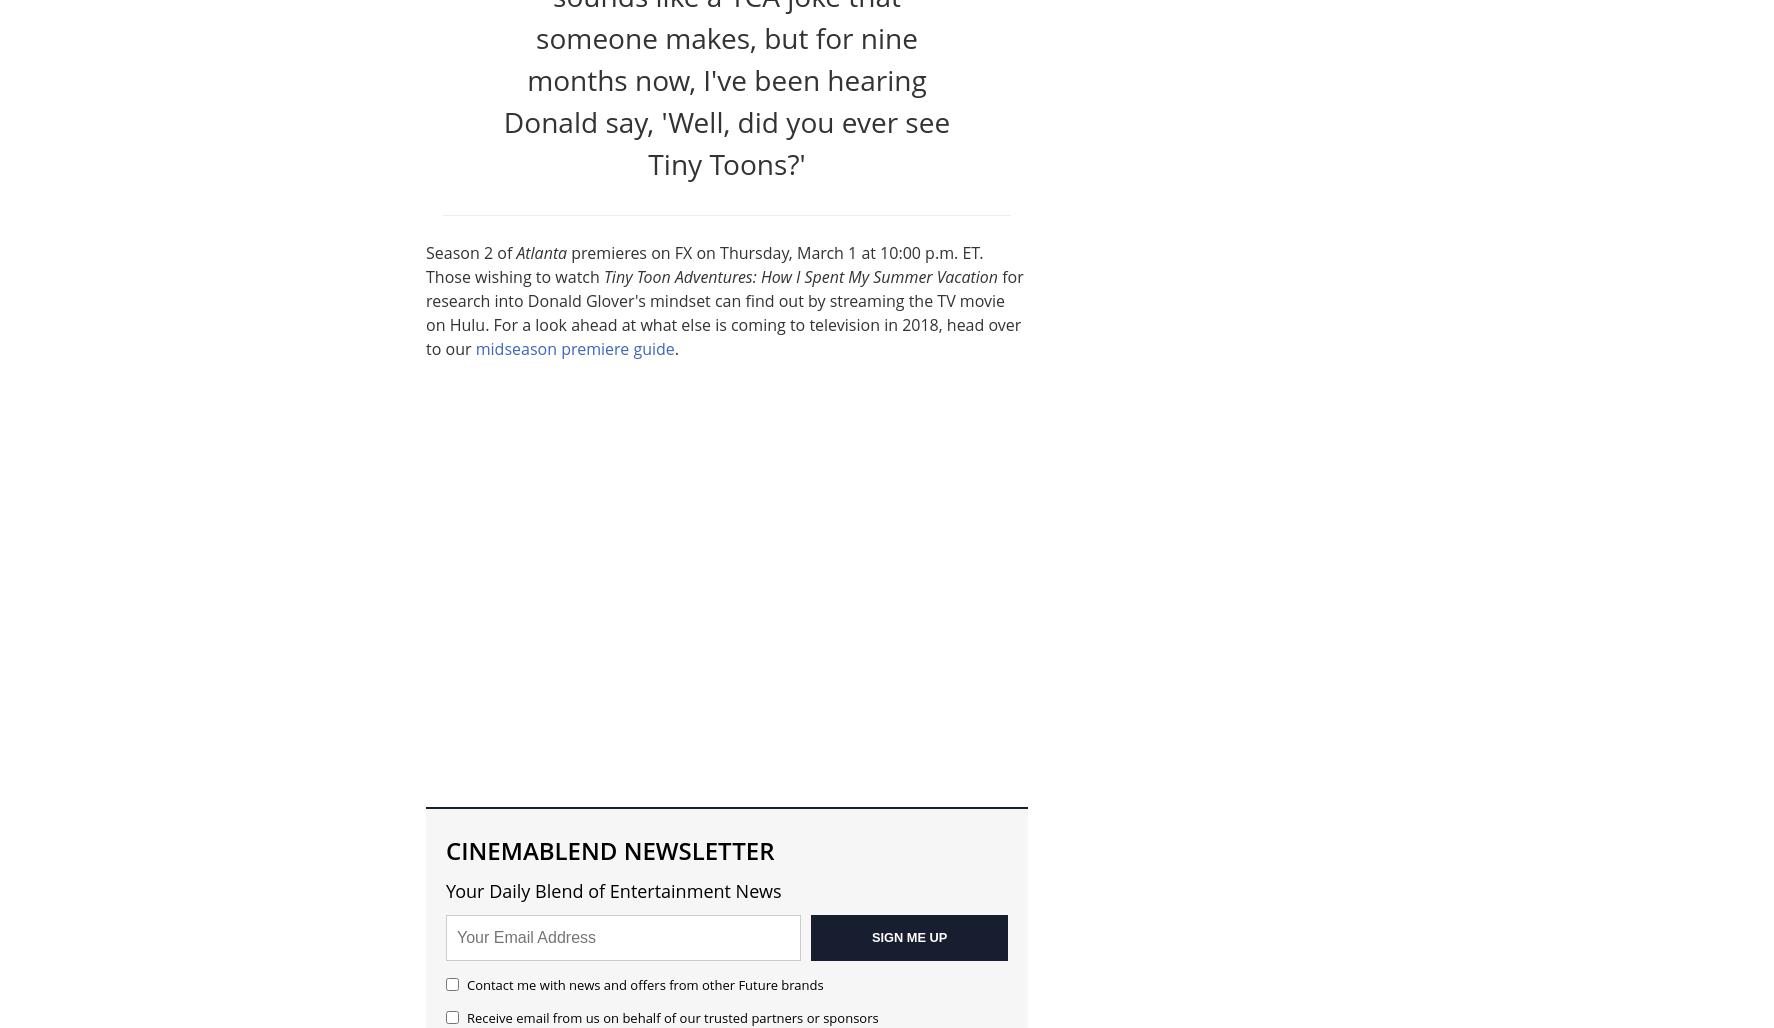 This screenshot has width=1774, height=1028. I want to click on 'Season 2 of', so click(470, 250).